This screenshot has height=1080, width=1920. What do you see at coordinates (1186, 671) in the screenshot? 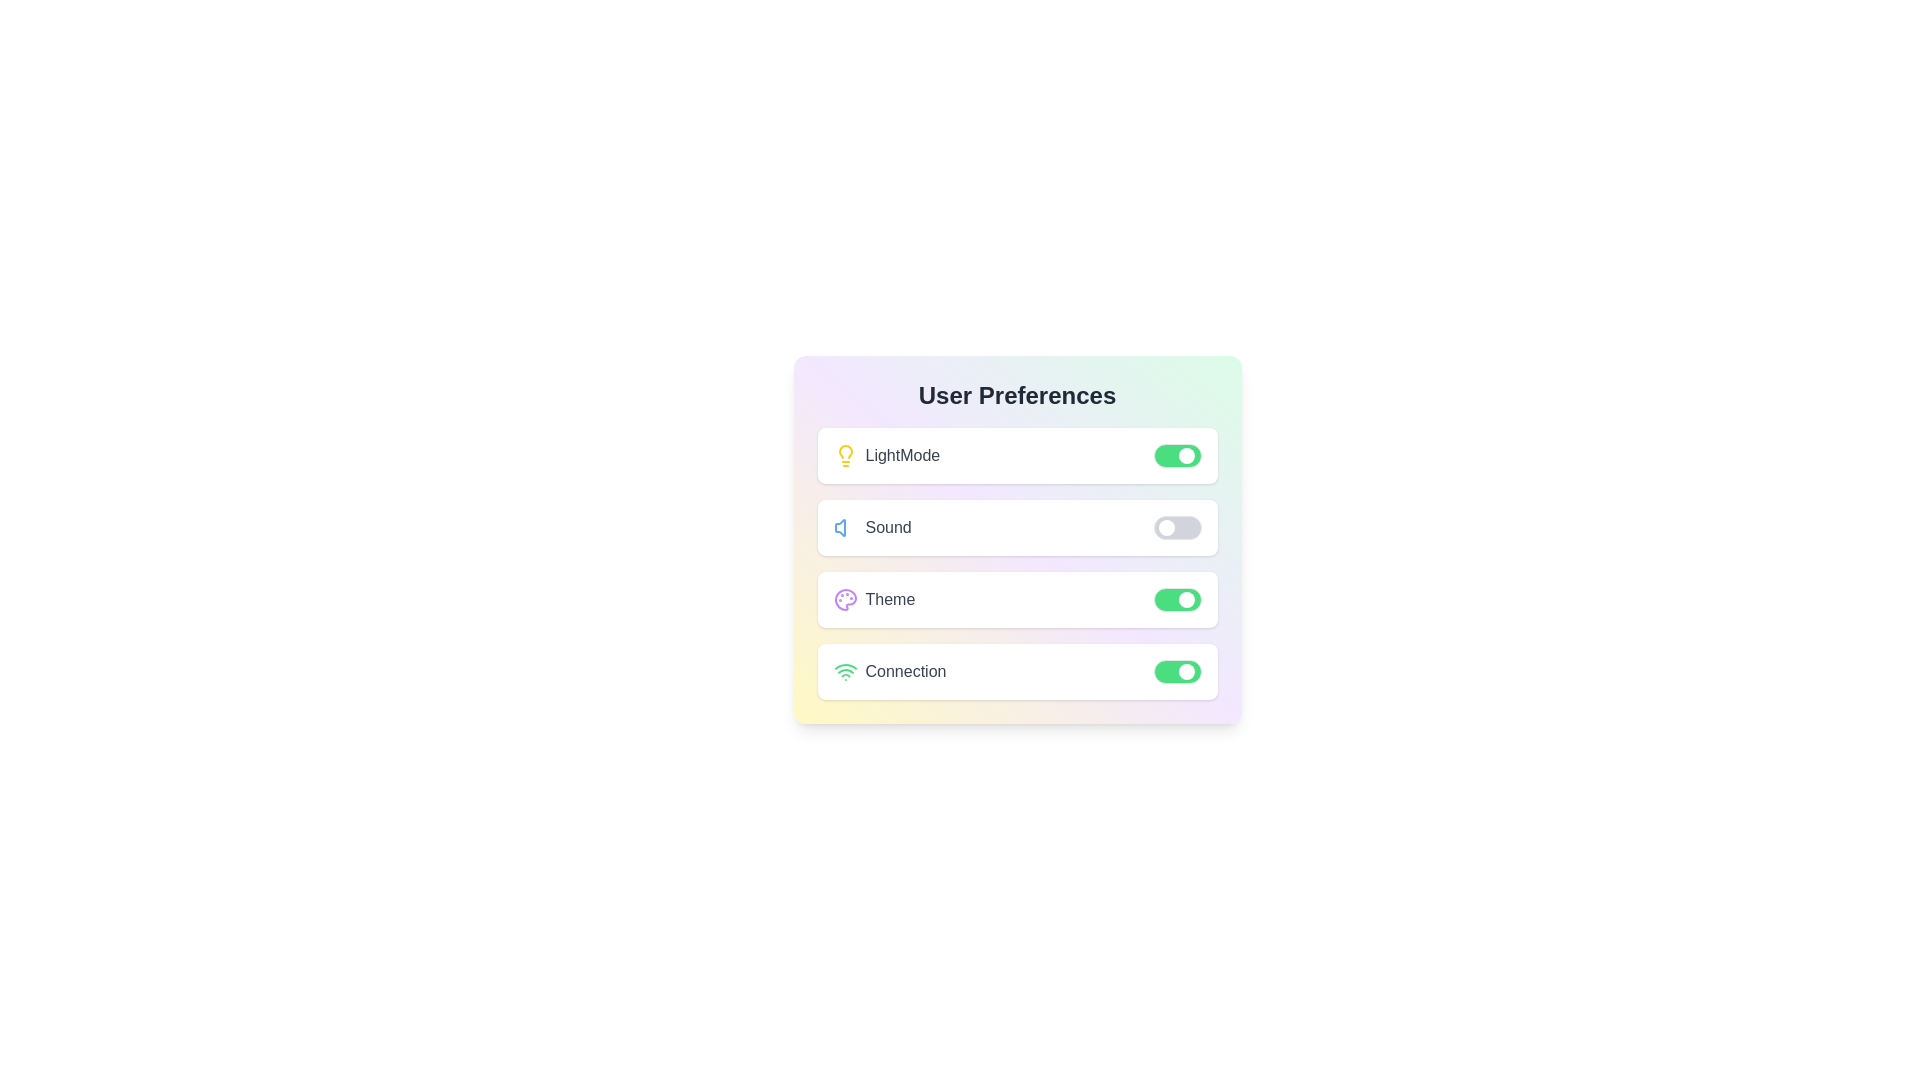
I see `the active circular toggle indicator located inside the green toggle button associated with the 'Connection' label in the 'User Preferences' section to change its state` at bounding box center [1186, 671].